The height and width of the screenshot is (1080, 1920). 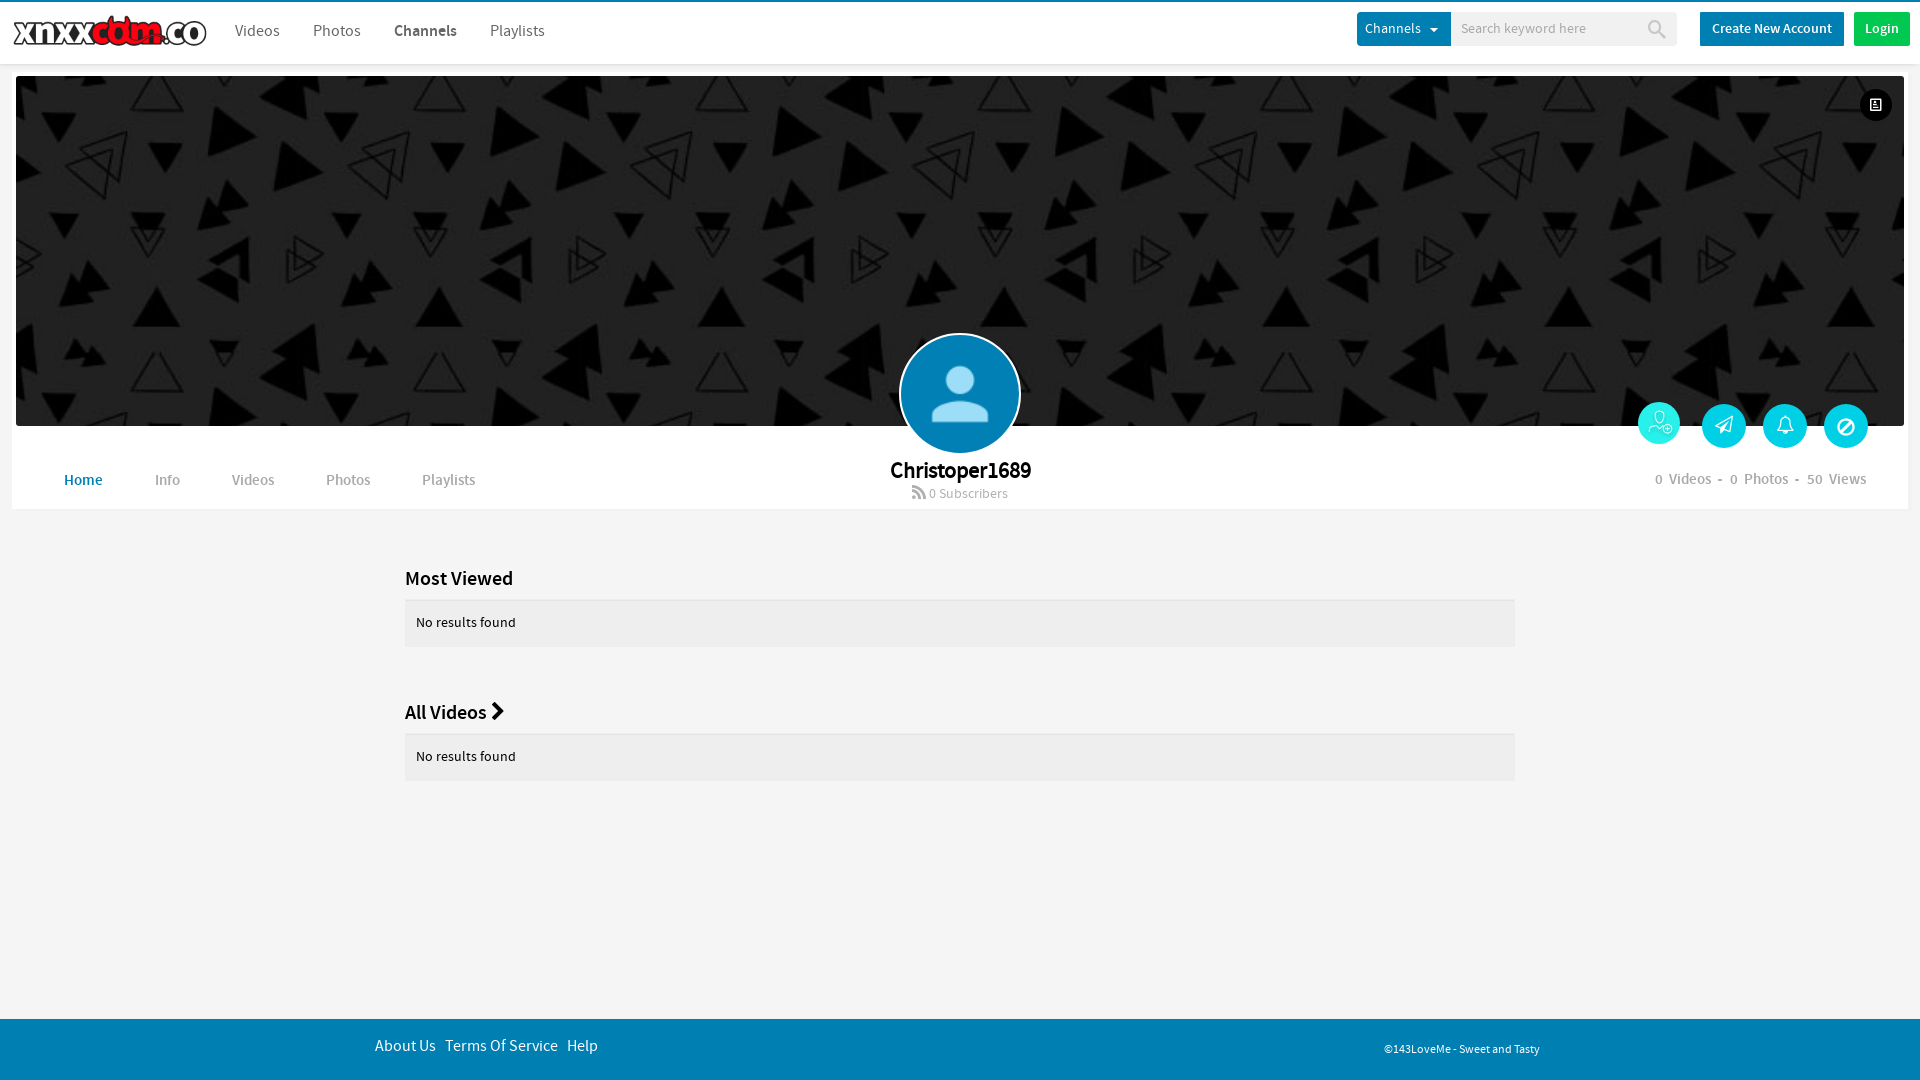 What do you see at coordinates (167, 481) in the screenshot?
I see `'Info'` at bounding box center [167, 481].